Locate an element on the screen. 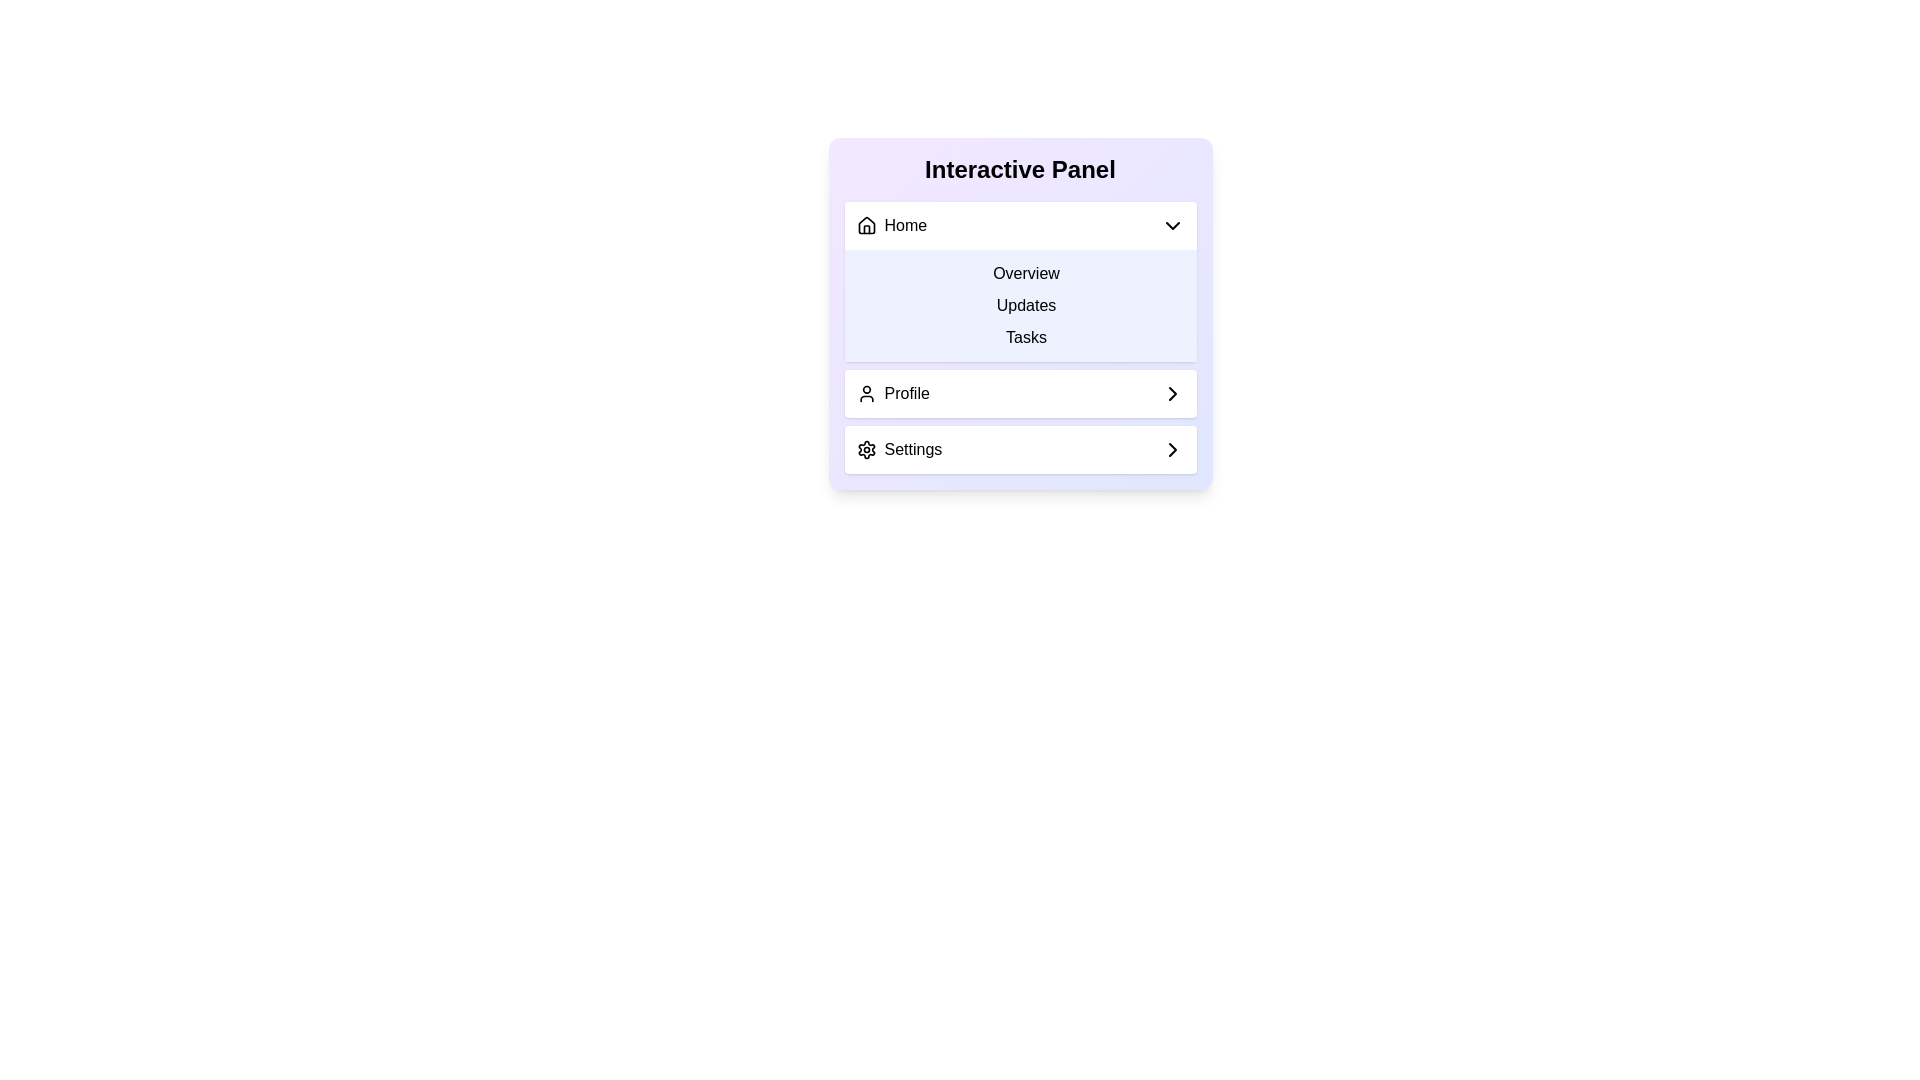 This screenshot has height=1080, width=1920. the downward-facing chevron icon next to the 'Home' label in the panel header is located at coordinates (1172, 225).